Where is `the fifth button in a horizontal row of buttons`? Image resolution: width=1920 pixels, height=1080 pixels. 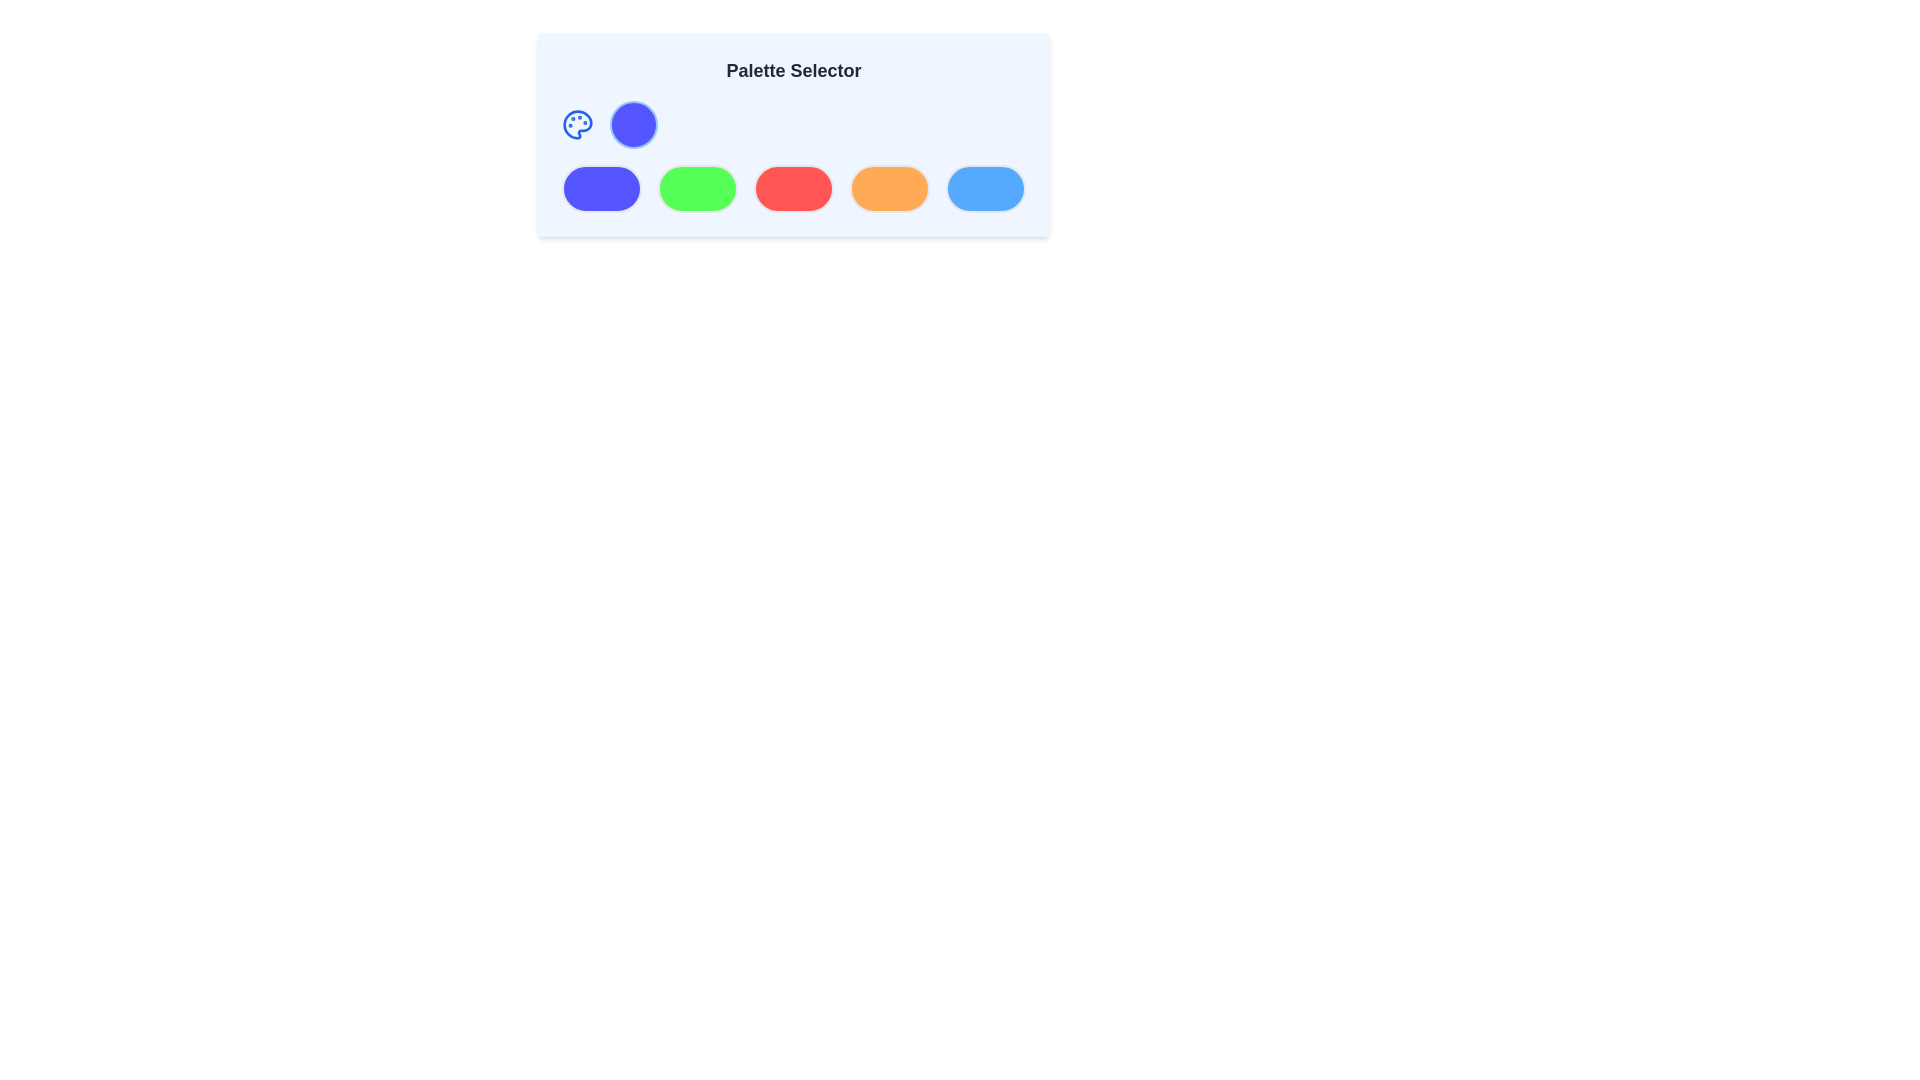
the fifth button in a horizontal row of buttons is located at coordinates (985, 189).